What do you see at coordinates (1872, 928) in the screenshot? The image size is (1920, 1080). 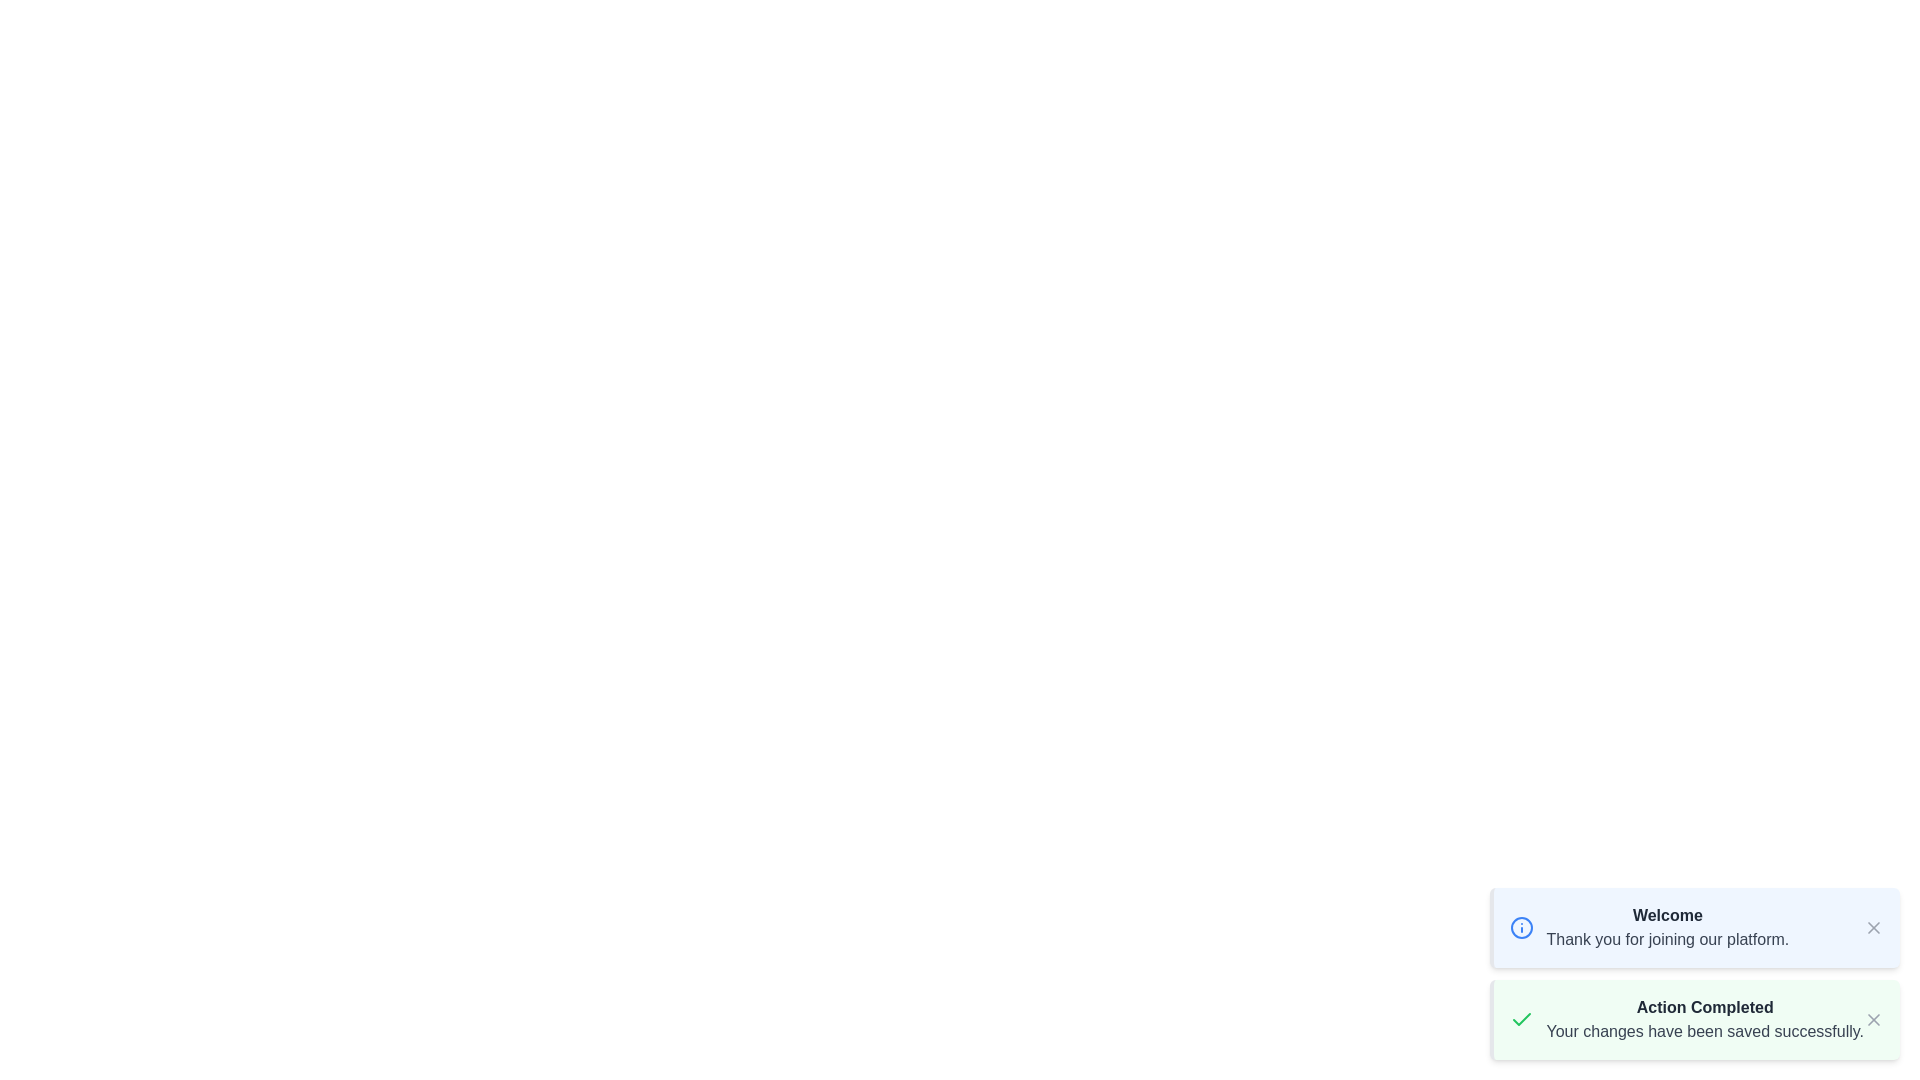 I see `the close button of the notification` at bounding box center [1872, 928].